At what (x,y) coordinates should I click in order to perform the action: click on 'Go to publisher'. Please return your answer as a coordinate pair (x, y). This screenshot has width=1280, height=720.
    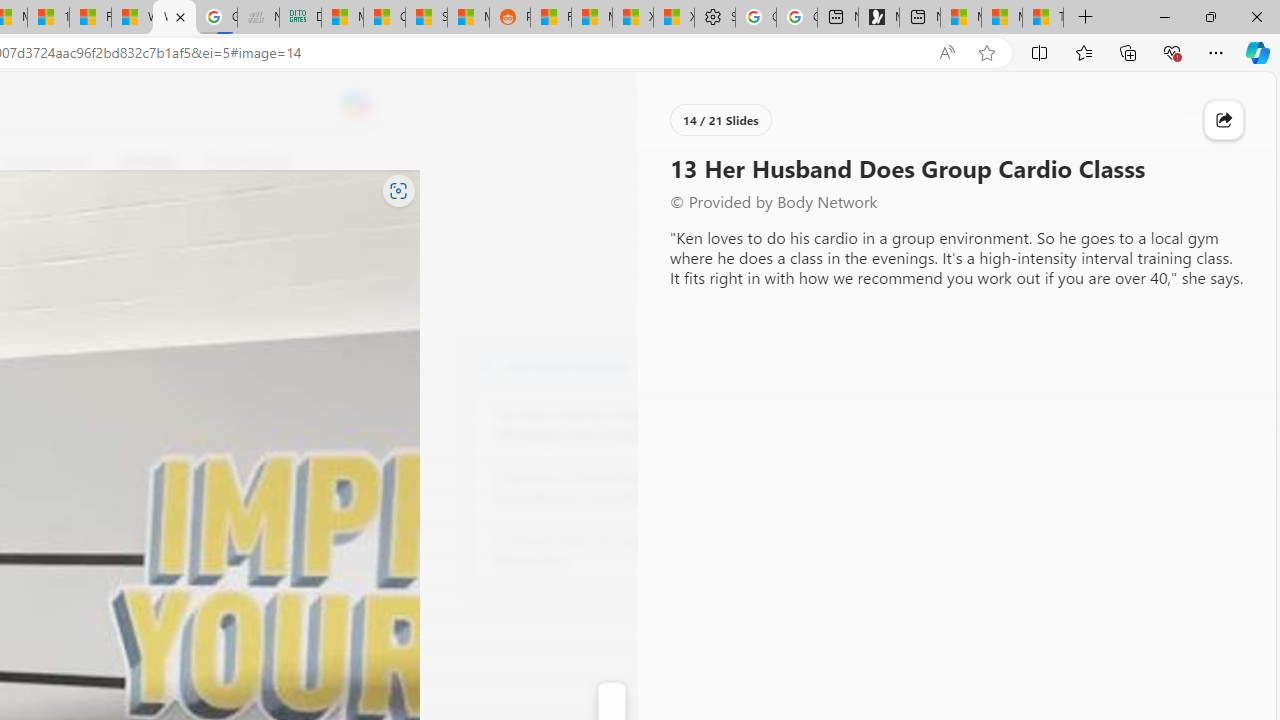
    Looking at the image, I should click on (181, 257).